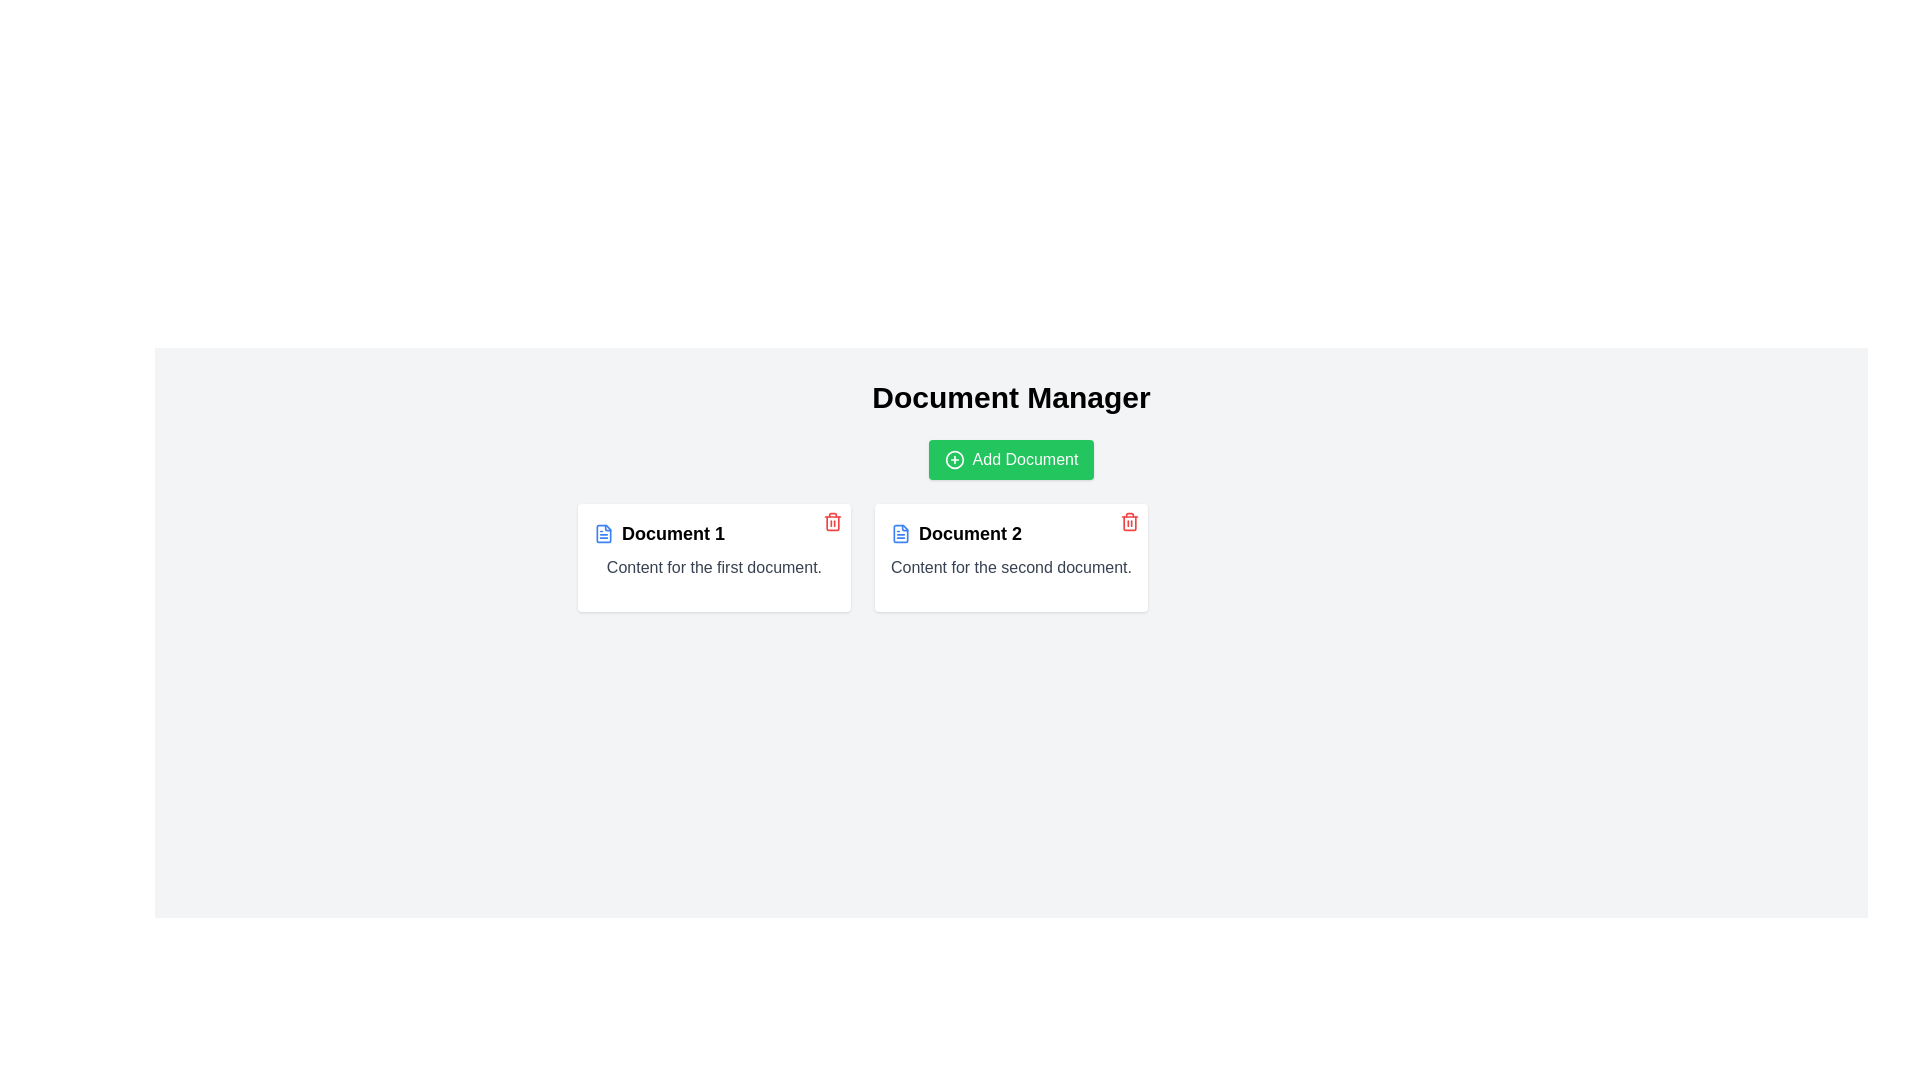 This screenshot has height=1080, width=1920. What do you see at coordinates (1011, 567) in the screenshot?
I see `the text element displaying 'Content for the second document.' located within the card labeled 'Document 2'` at bounding box center [1011, 567].